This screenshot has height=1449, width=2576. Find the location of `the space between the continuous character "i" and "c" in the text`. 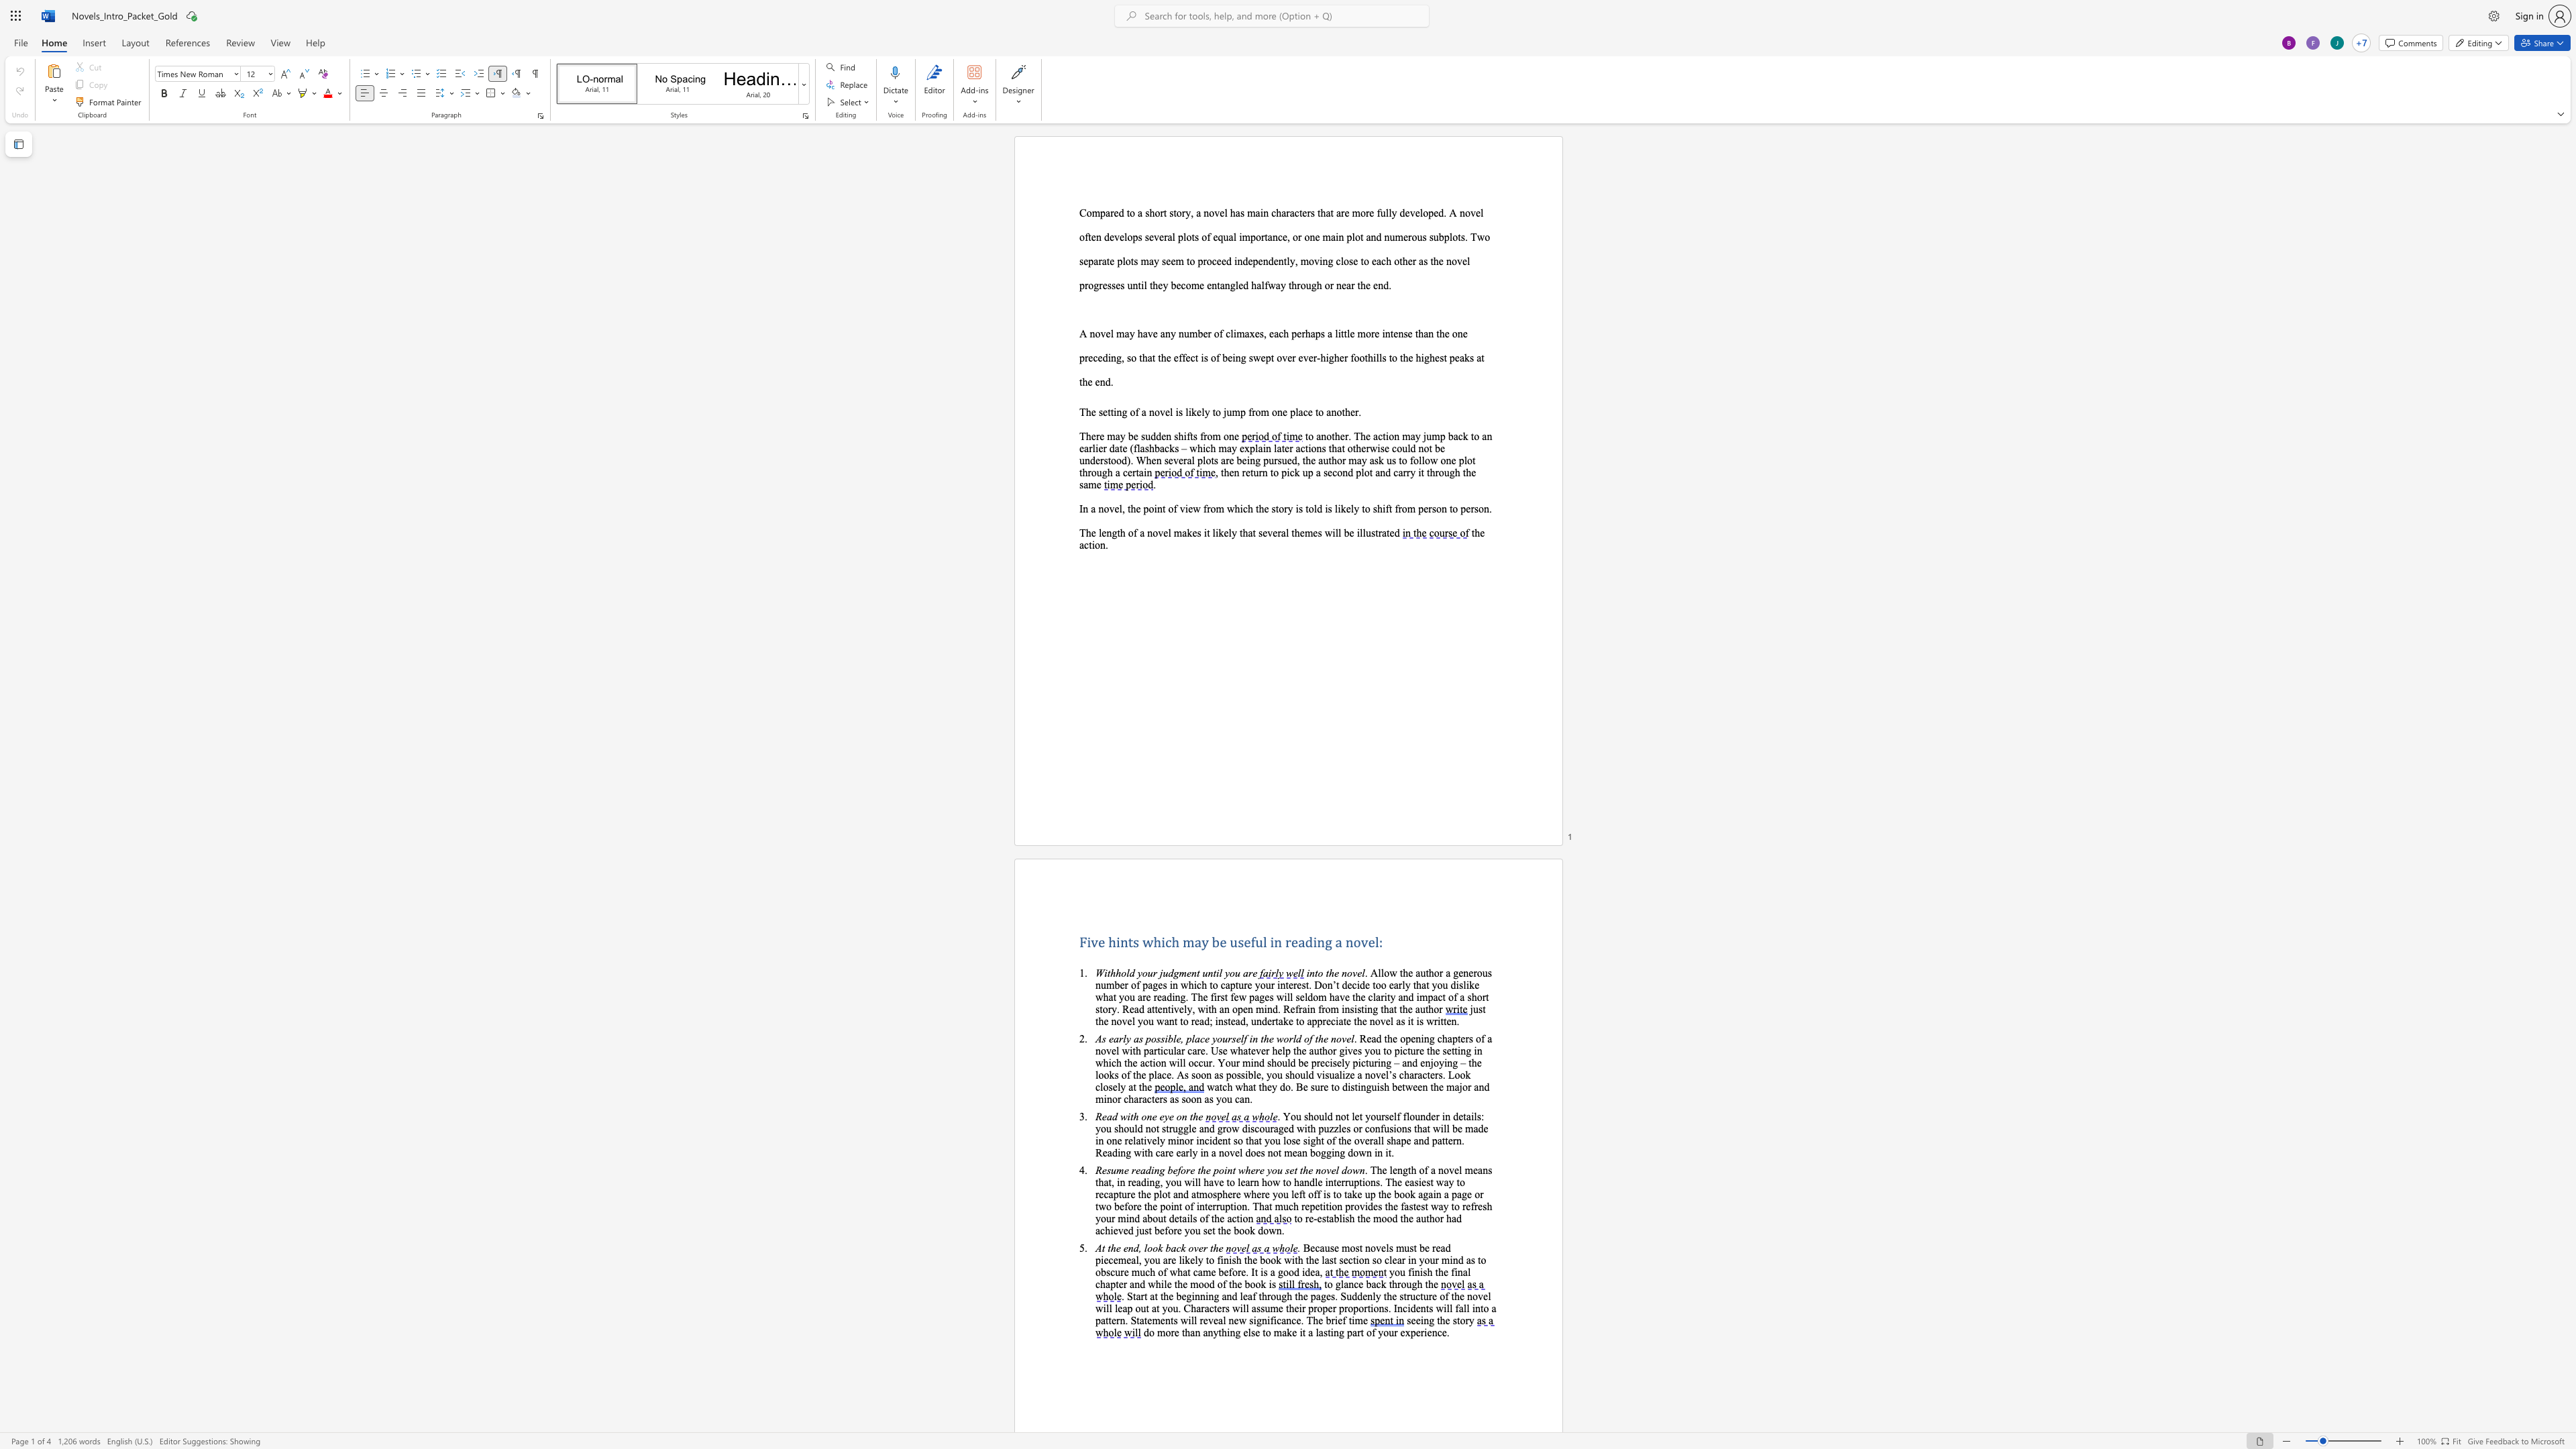

the space between the continuous character "i" and "c" in the text is located at coordinates (1164, 941).